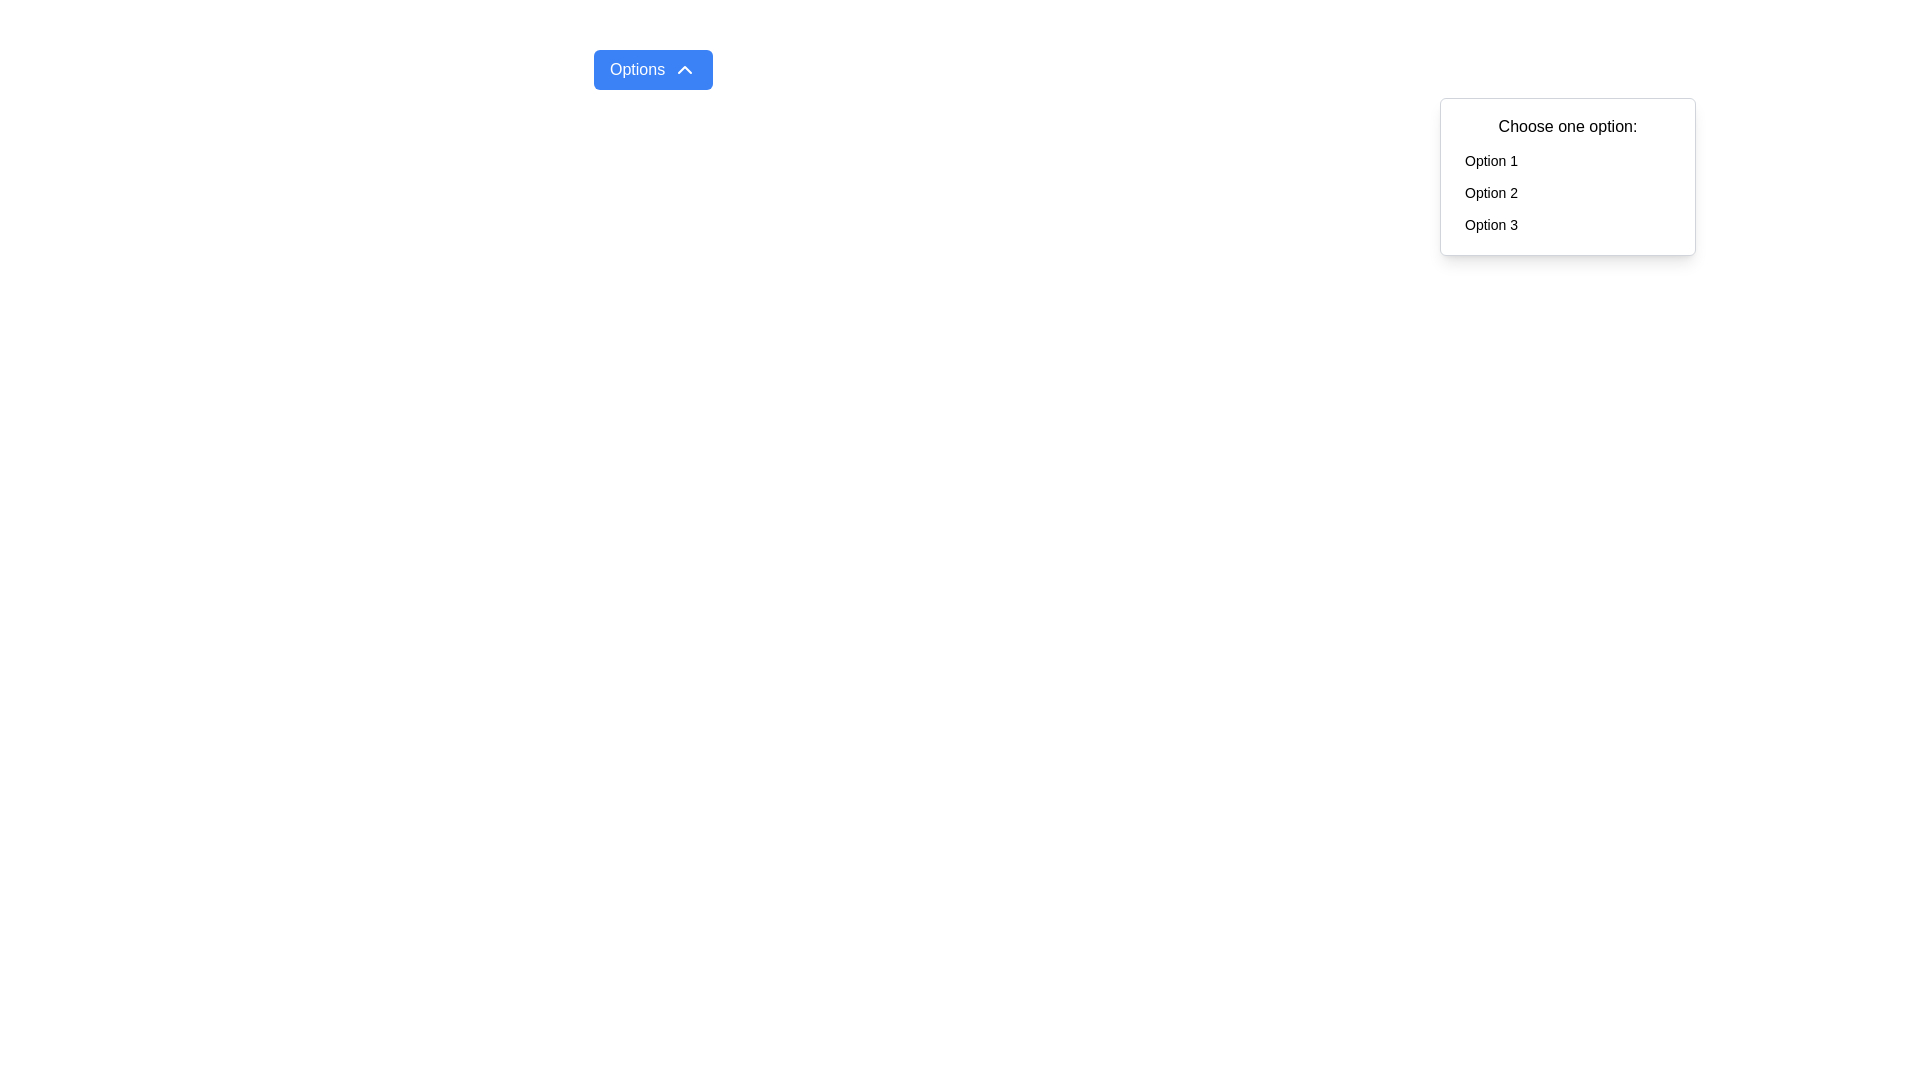 This screenshot has height=1080, width=1920. Describe the element at coordinates (685, 68) in the screenshot. I see `the chevron icon located on the right side of the 'Options' button` at that location.